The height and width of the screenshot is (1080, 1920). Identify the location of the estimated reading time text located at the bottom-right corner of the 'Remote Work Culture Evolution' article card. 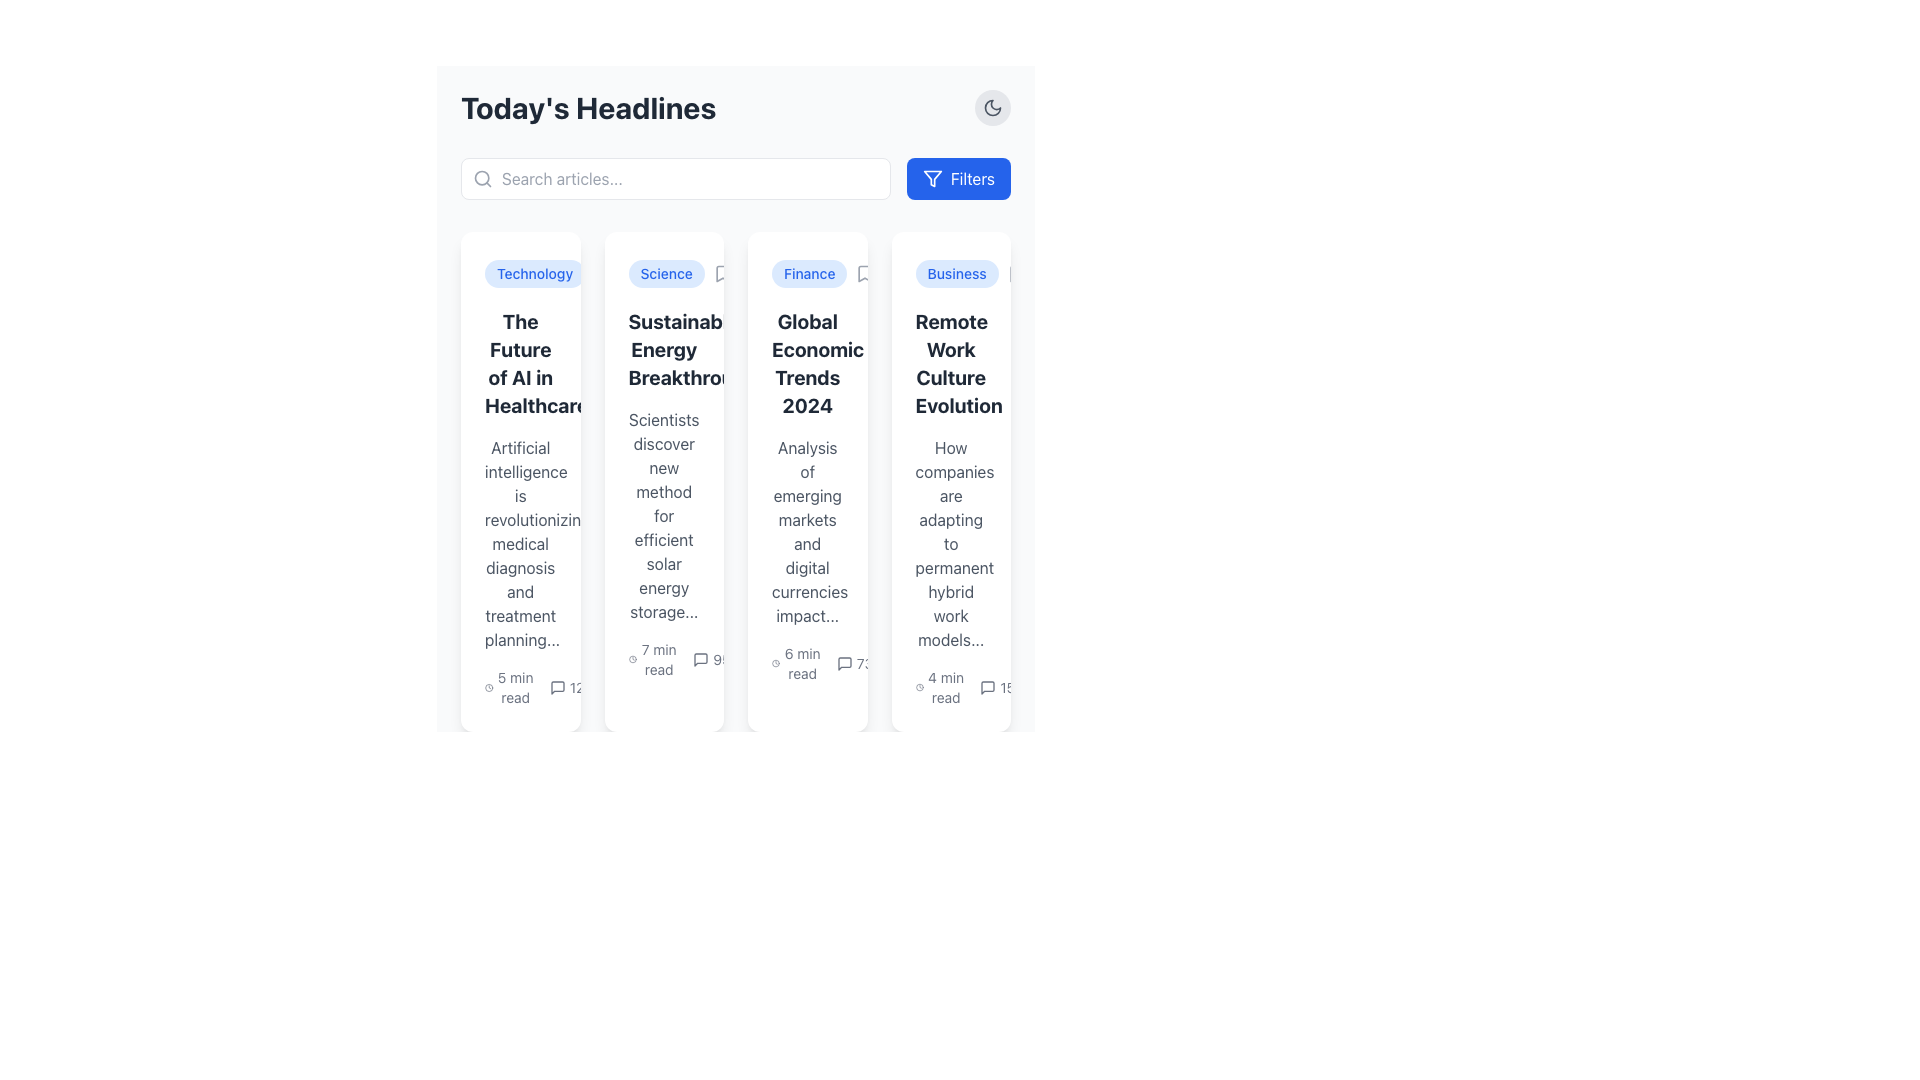
(950, 686).